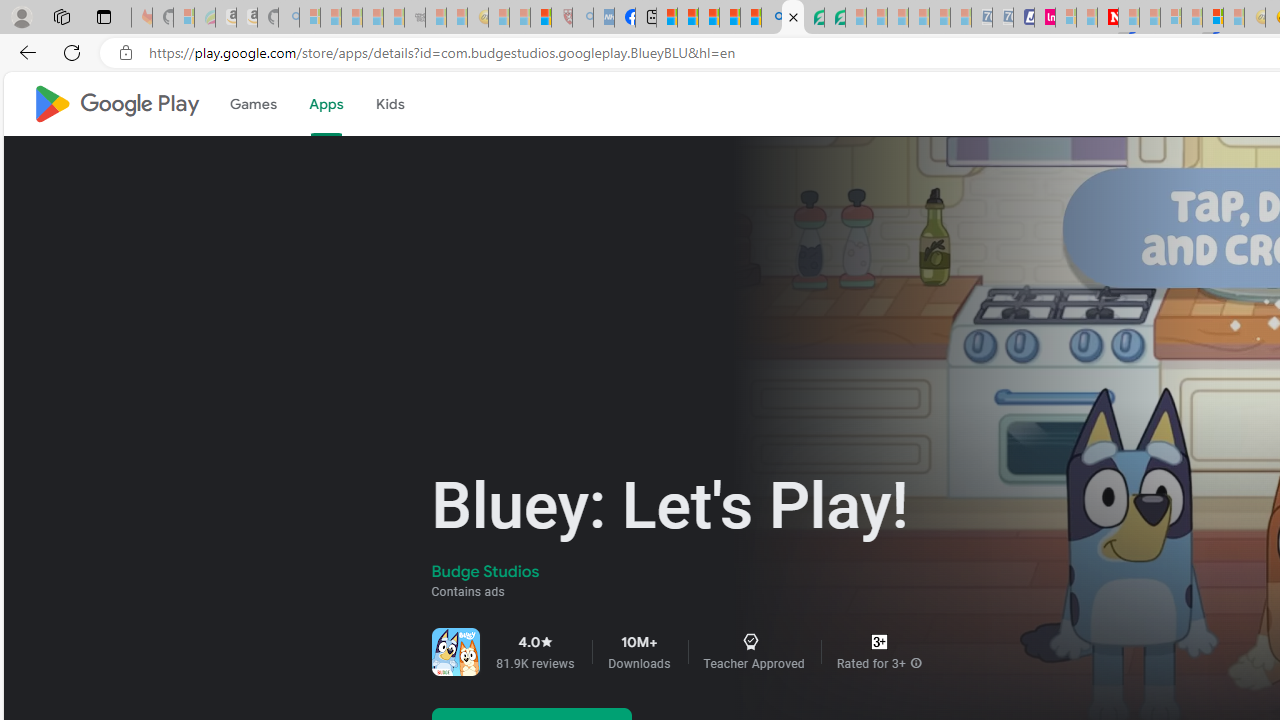 This screenshot has height=720, width=1280. I want to click on 'Trusted Community Engagement and Contributions | Guidelines', so click(1128, 17).